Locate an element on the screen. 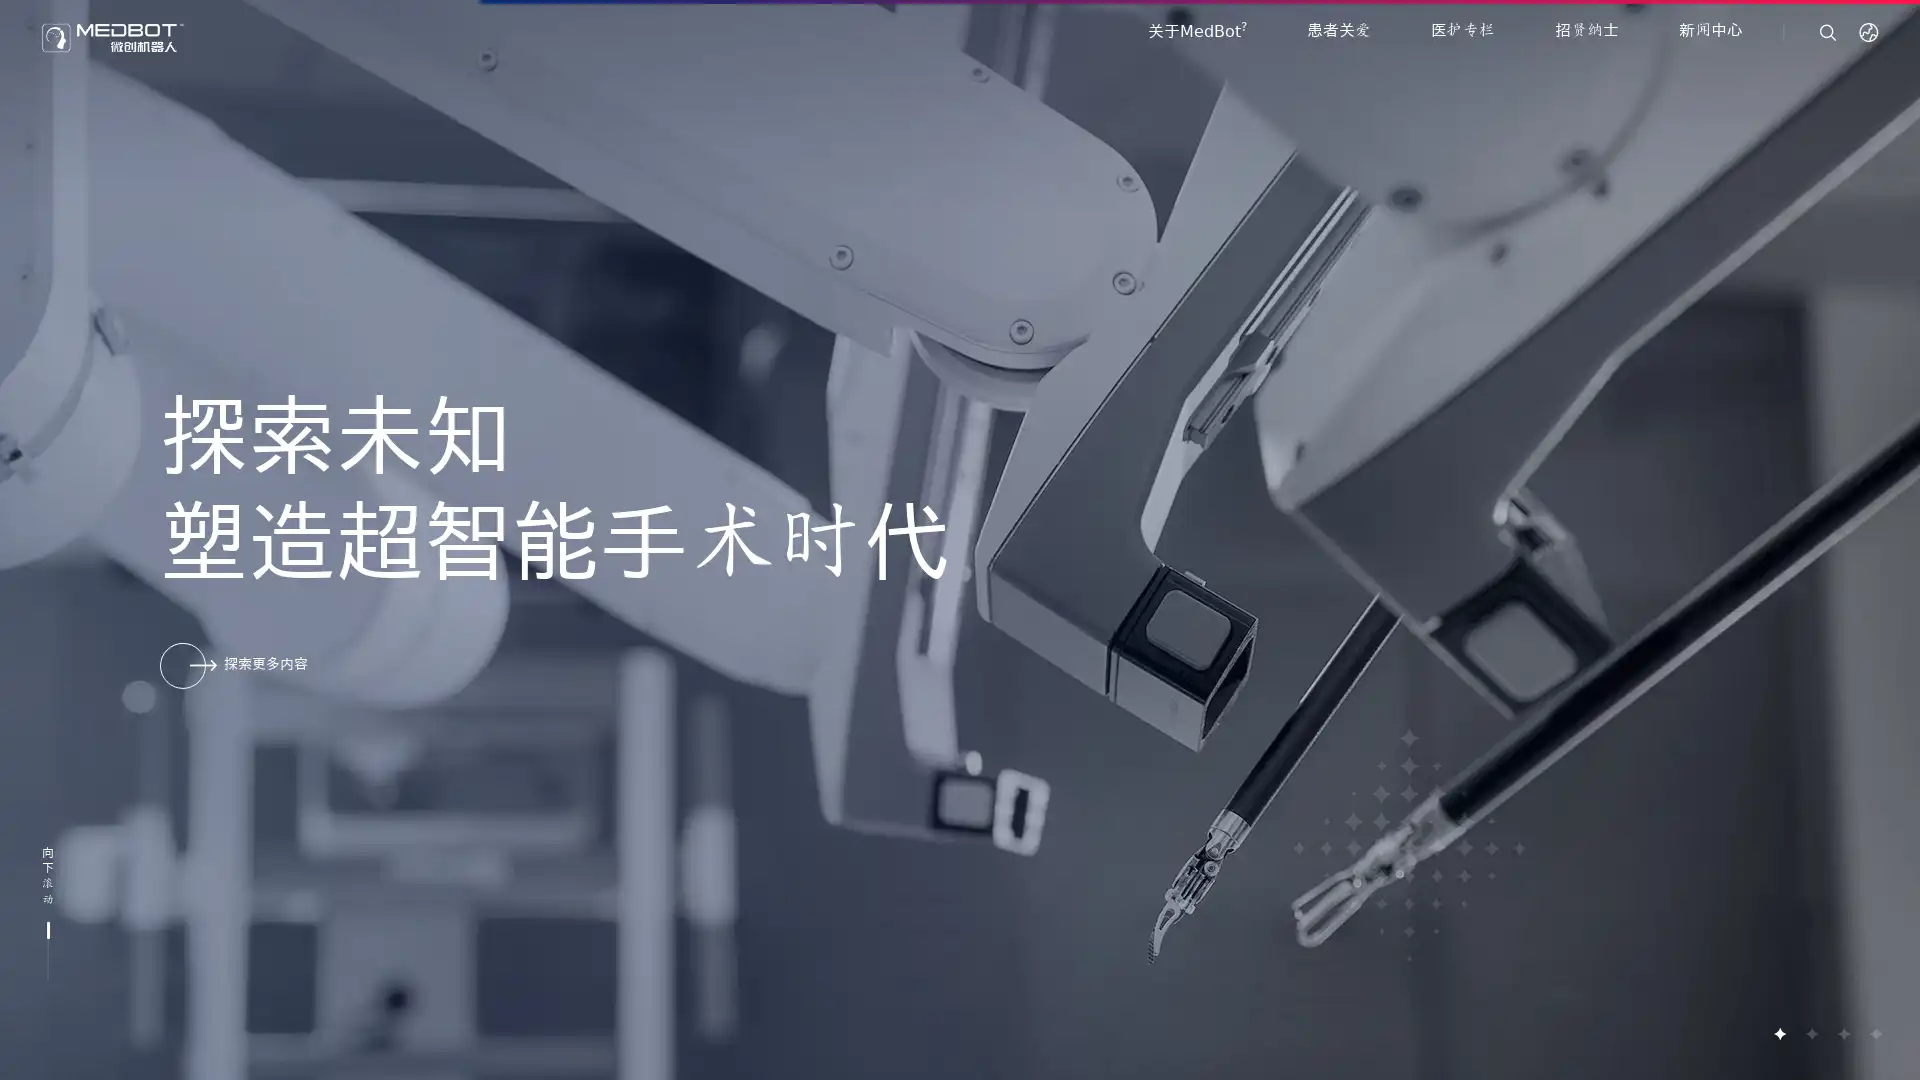  Go to slide 2 is located at coordinates (1810, 1033).